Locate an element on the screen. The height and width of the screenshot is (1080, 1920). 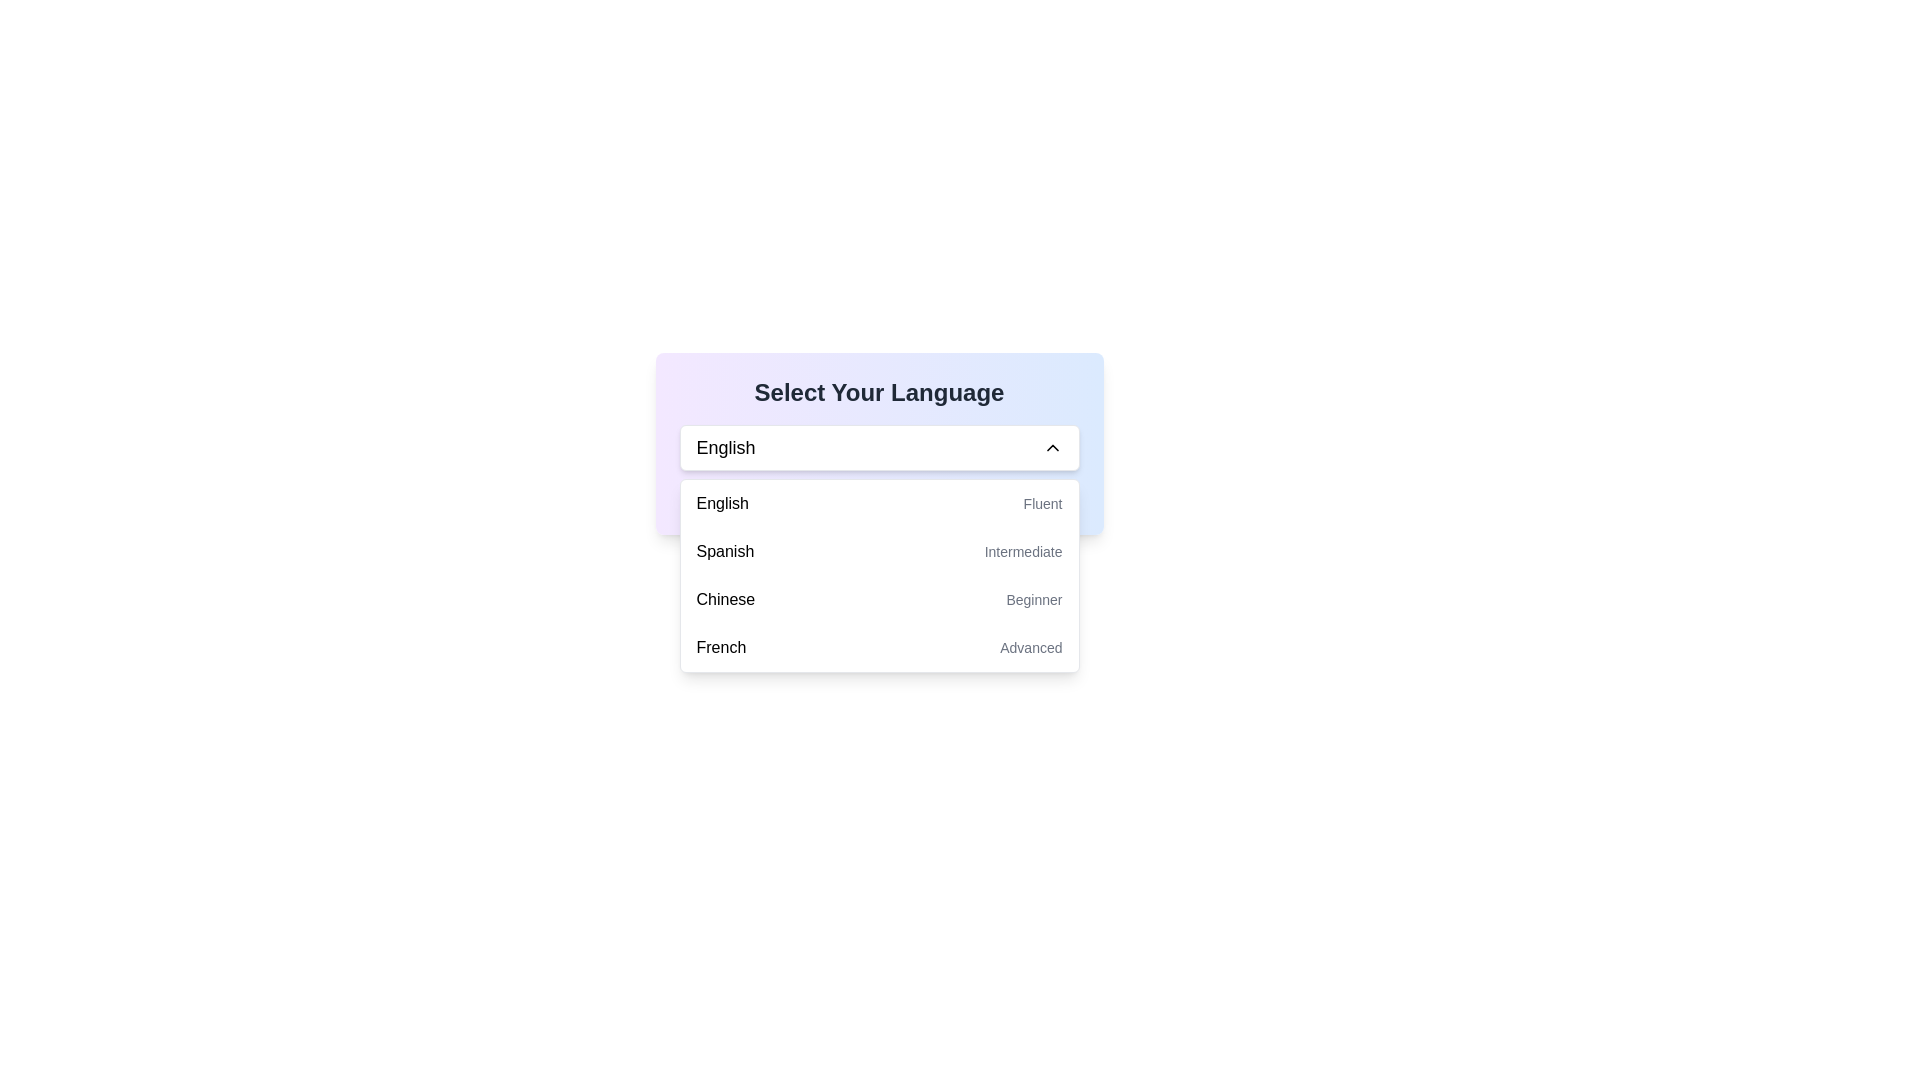
the language selection dropdown menu is located at coordinates (879, 442).